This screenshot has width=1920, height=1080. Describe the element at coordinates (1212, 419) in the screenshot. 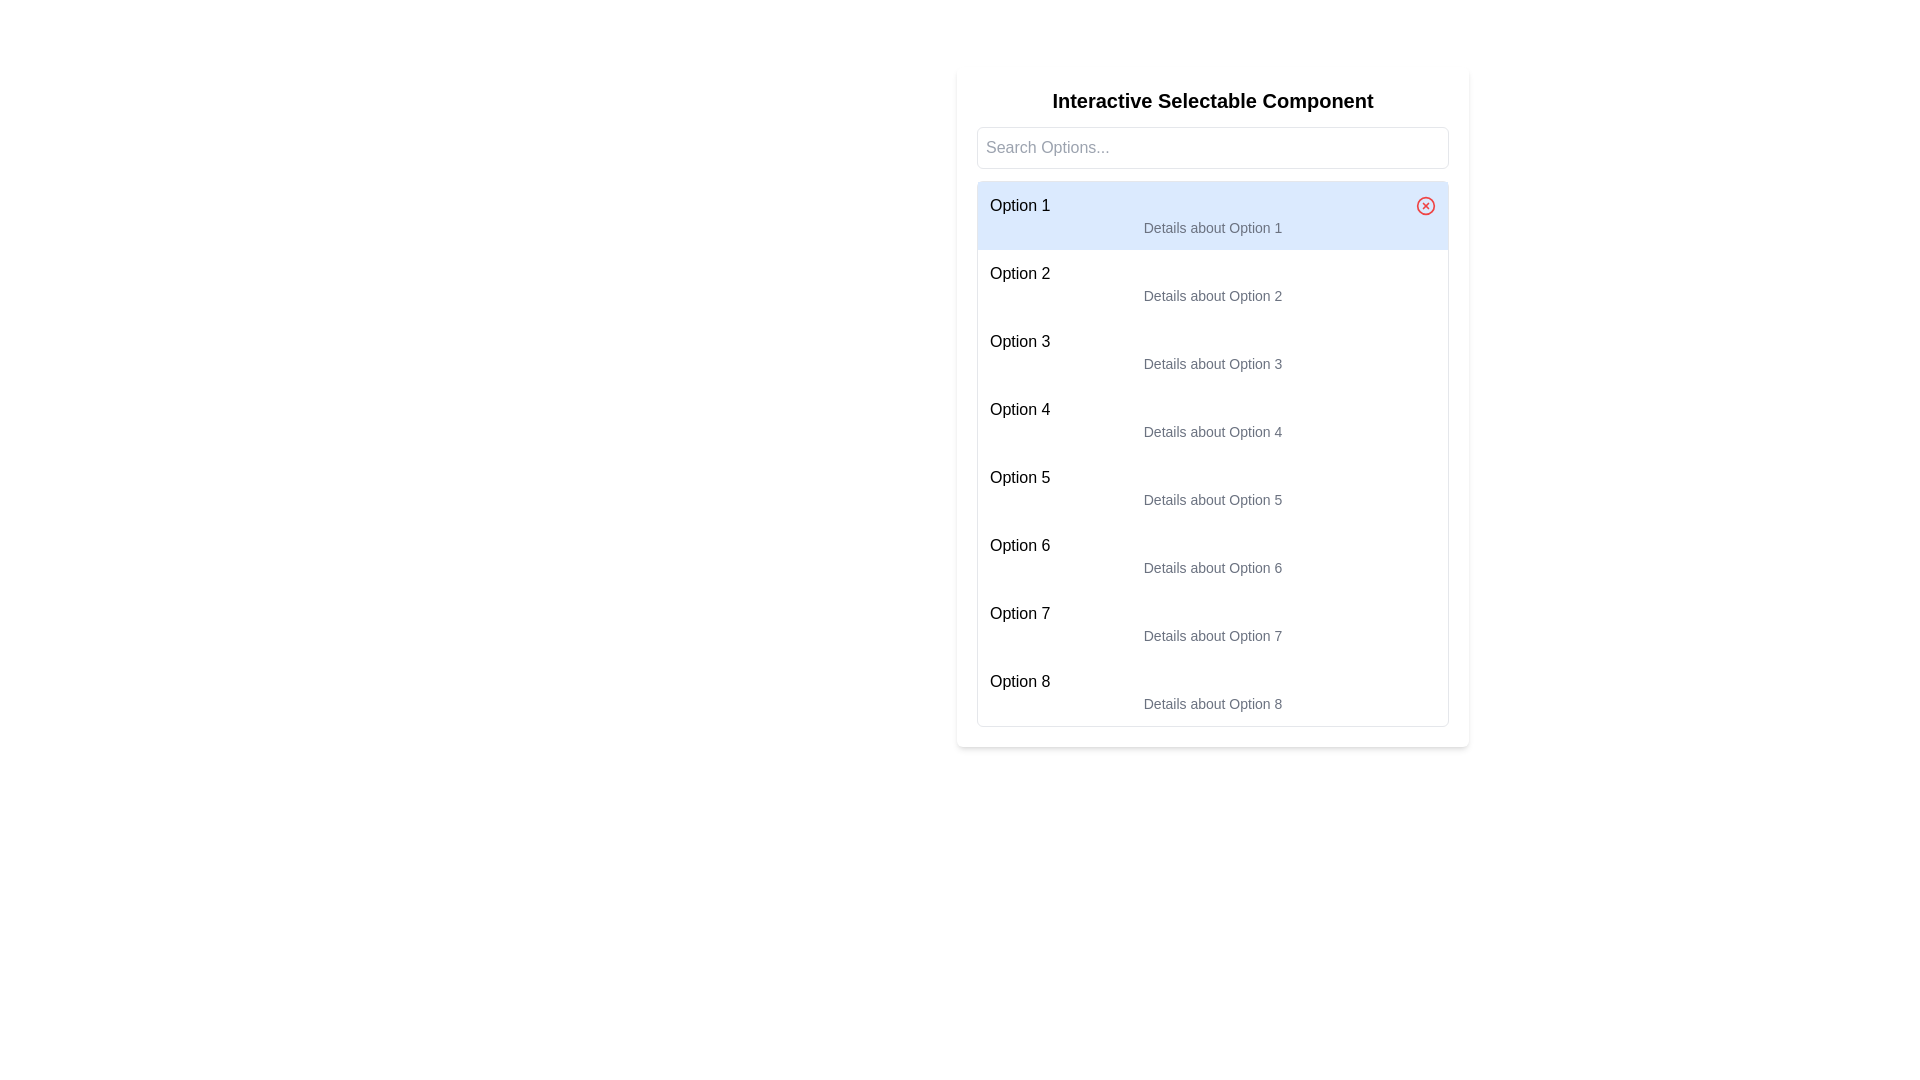

I see `the text displayed in the fourth item of a vertical list of selectable options, positioned between 'Option 3' and 'Option 5'` at that location.